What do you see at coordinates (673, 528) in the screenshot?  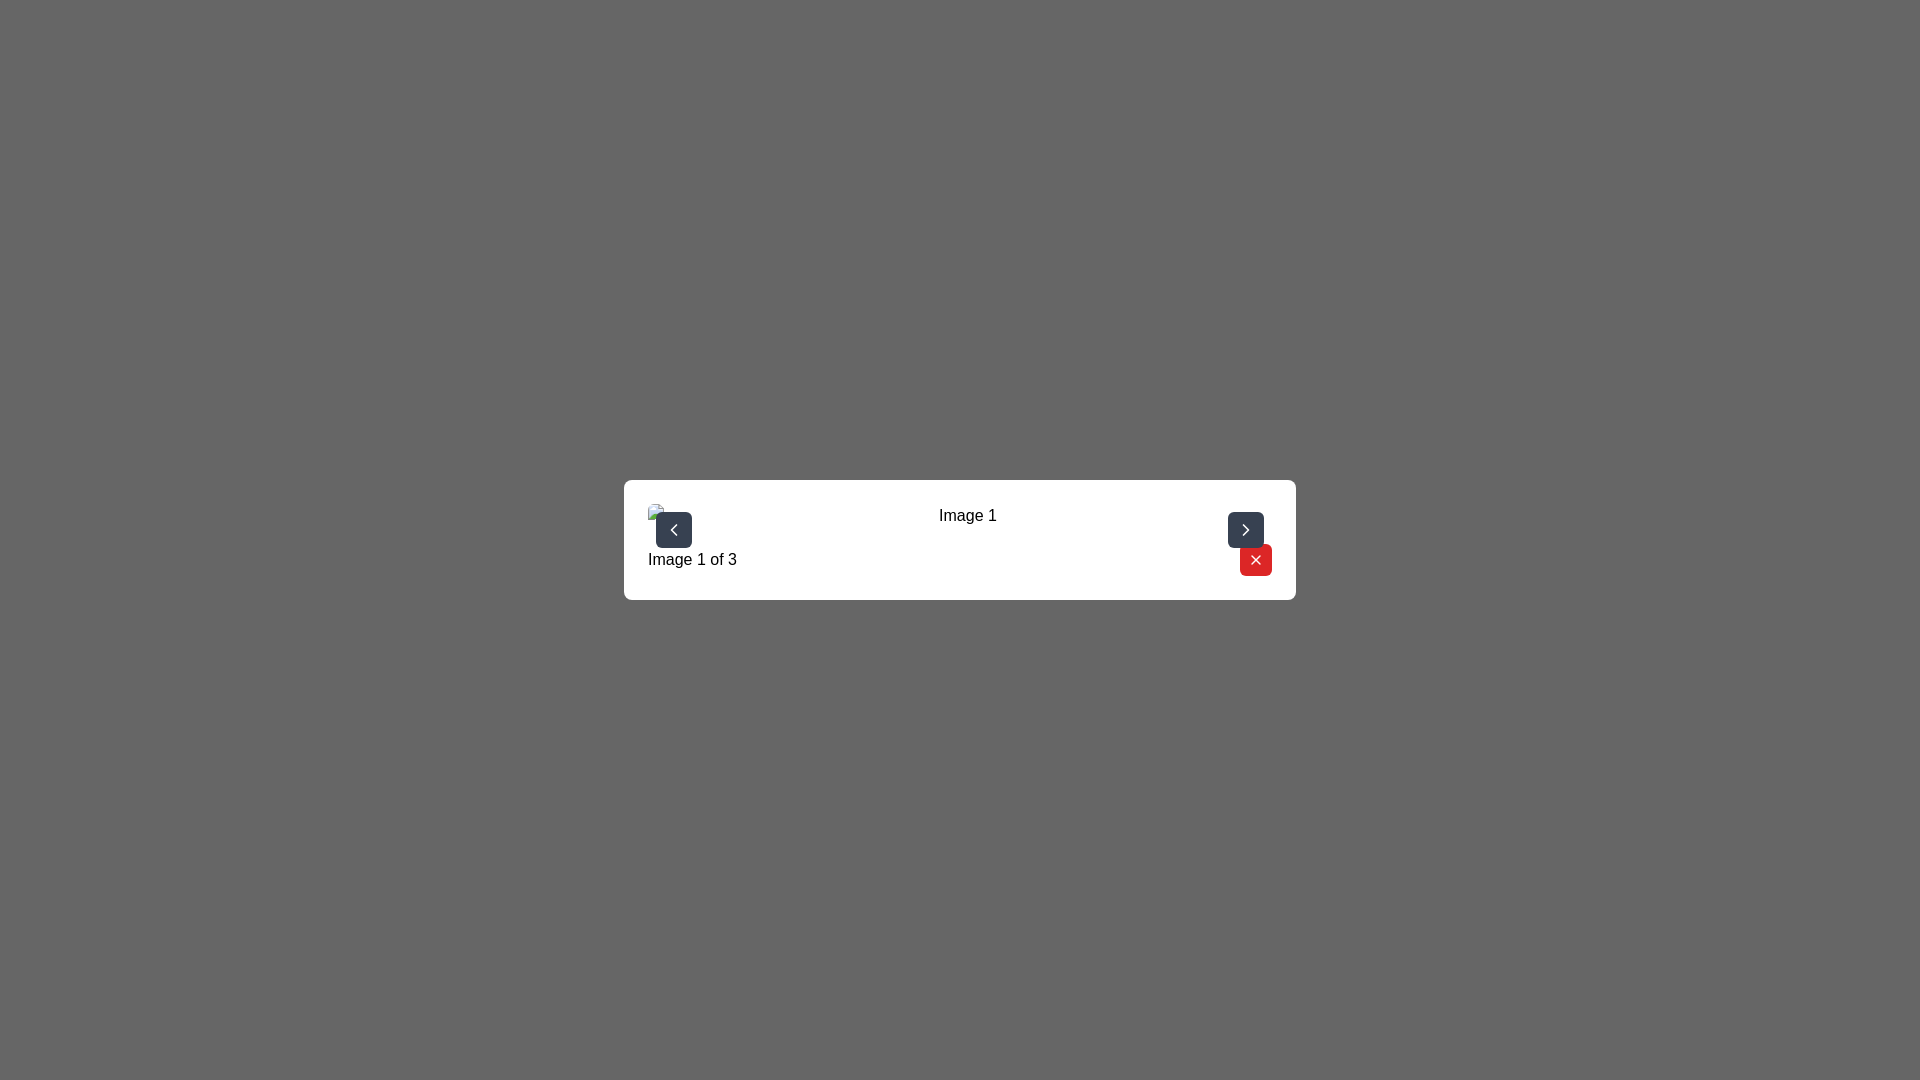 I see `the 'Previous' Icon Button located near the left edge of the navigation bar` at bounding box center [673, 528].